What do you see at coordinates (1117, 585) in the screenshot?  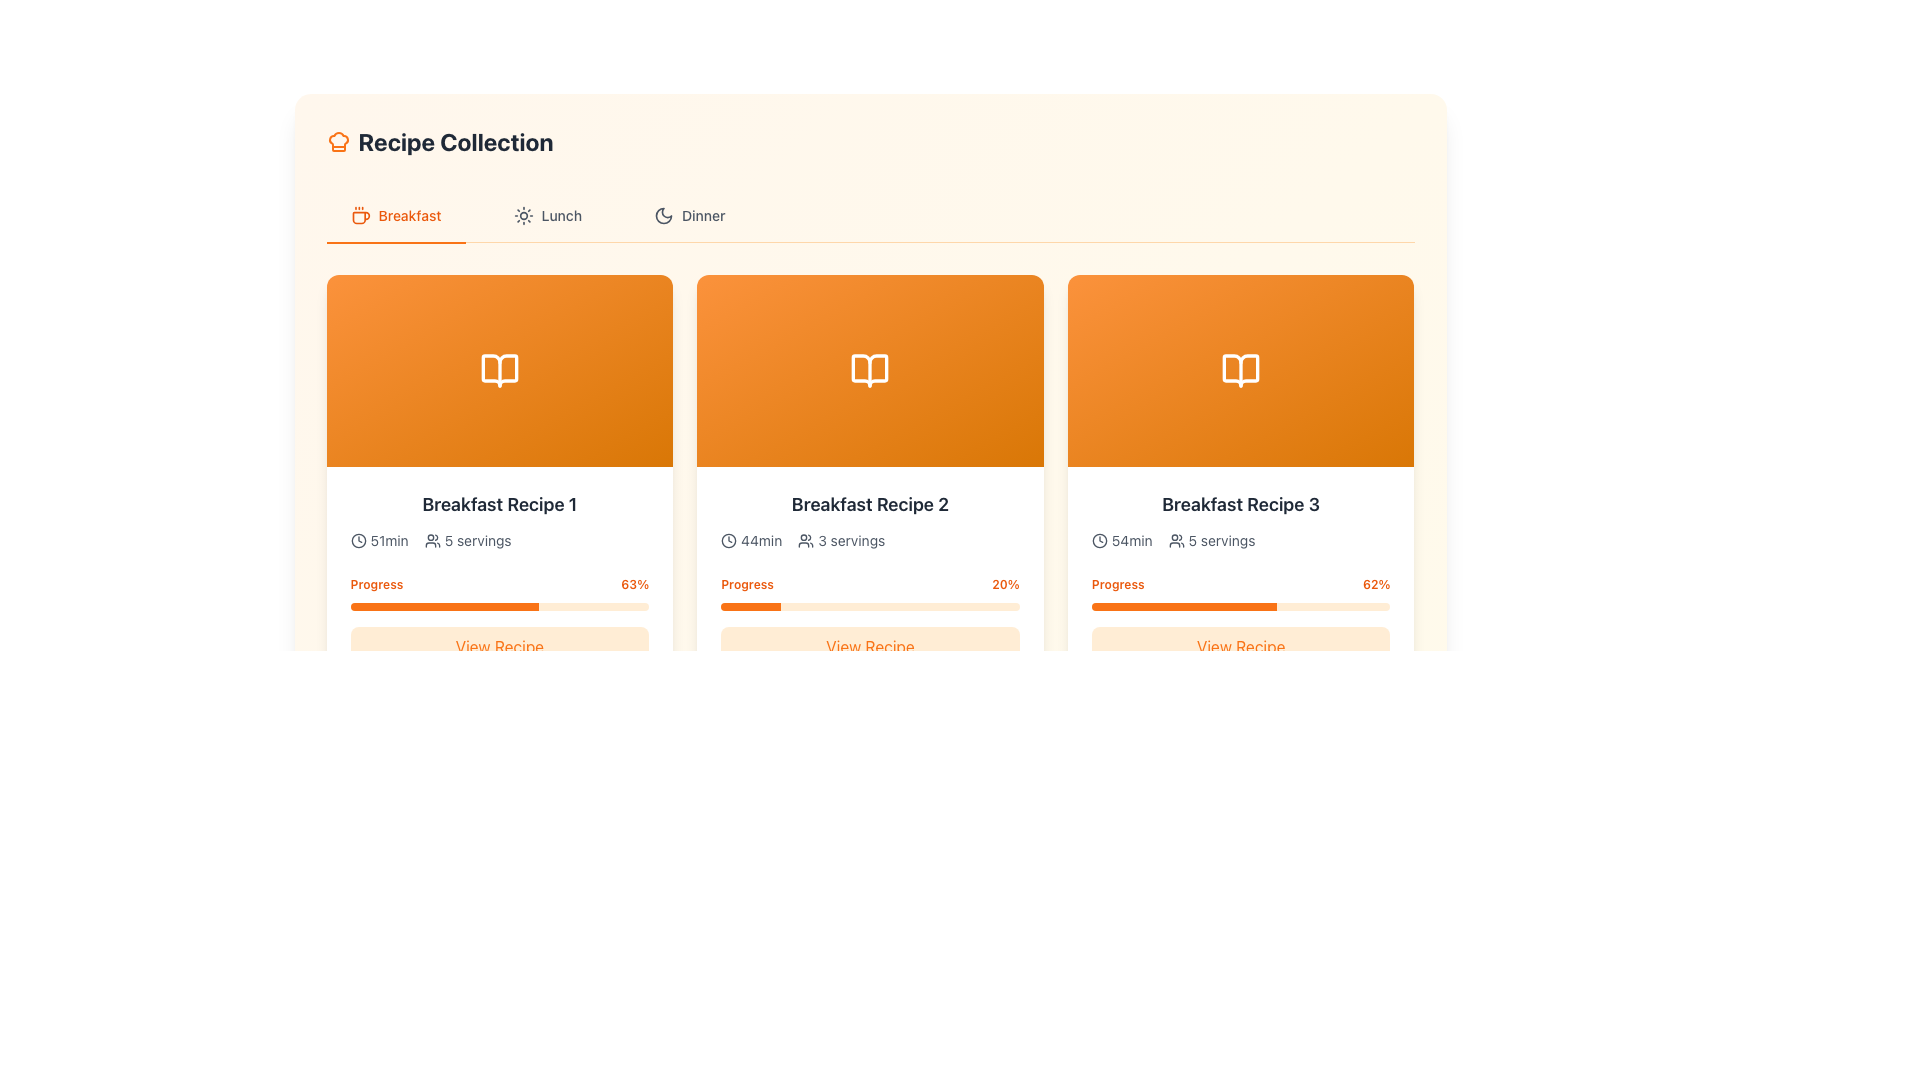 I see `the static text label that serves as a title for the progress bar in the third card under the 'Breakfast' tab to possibly trigger hover effects` at bounding box center [1117, 585].